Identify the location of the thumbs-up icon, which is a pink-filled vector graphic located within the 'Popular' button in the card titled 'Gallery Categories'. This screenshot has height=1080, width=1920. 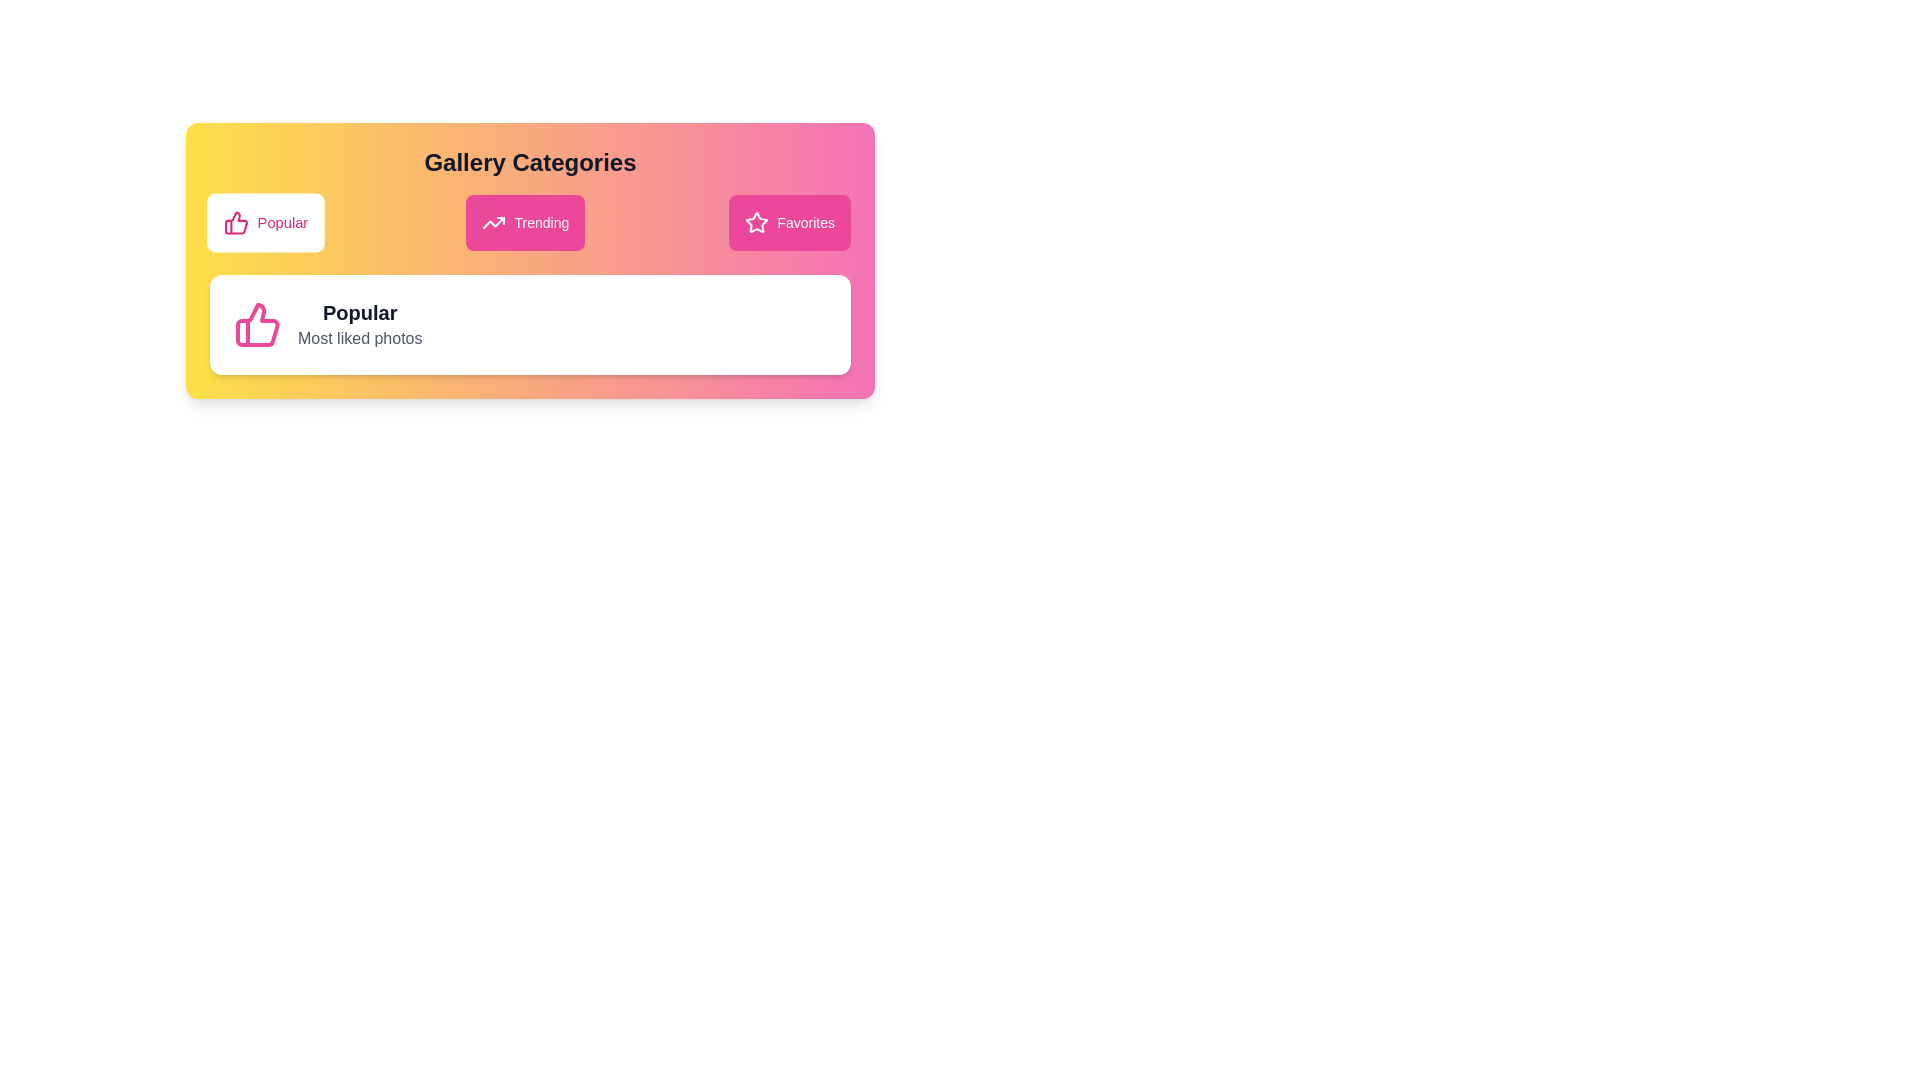
(256, 323).